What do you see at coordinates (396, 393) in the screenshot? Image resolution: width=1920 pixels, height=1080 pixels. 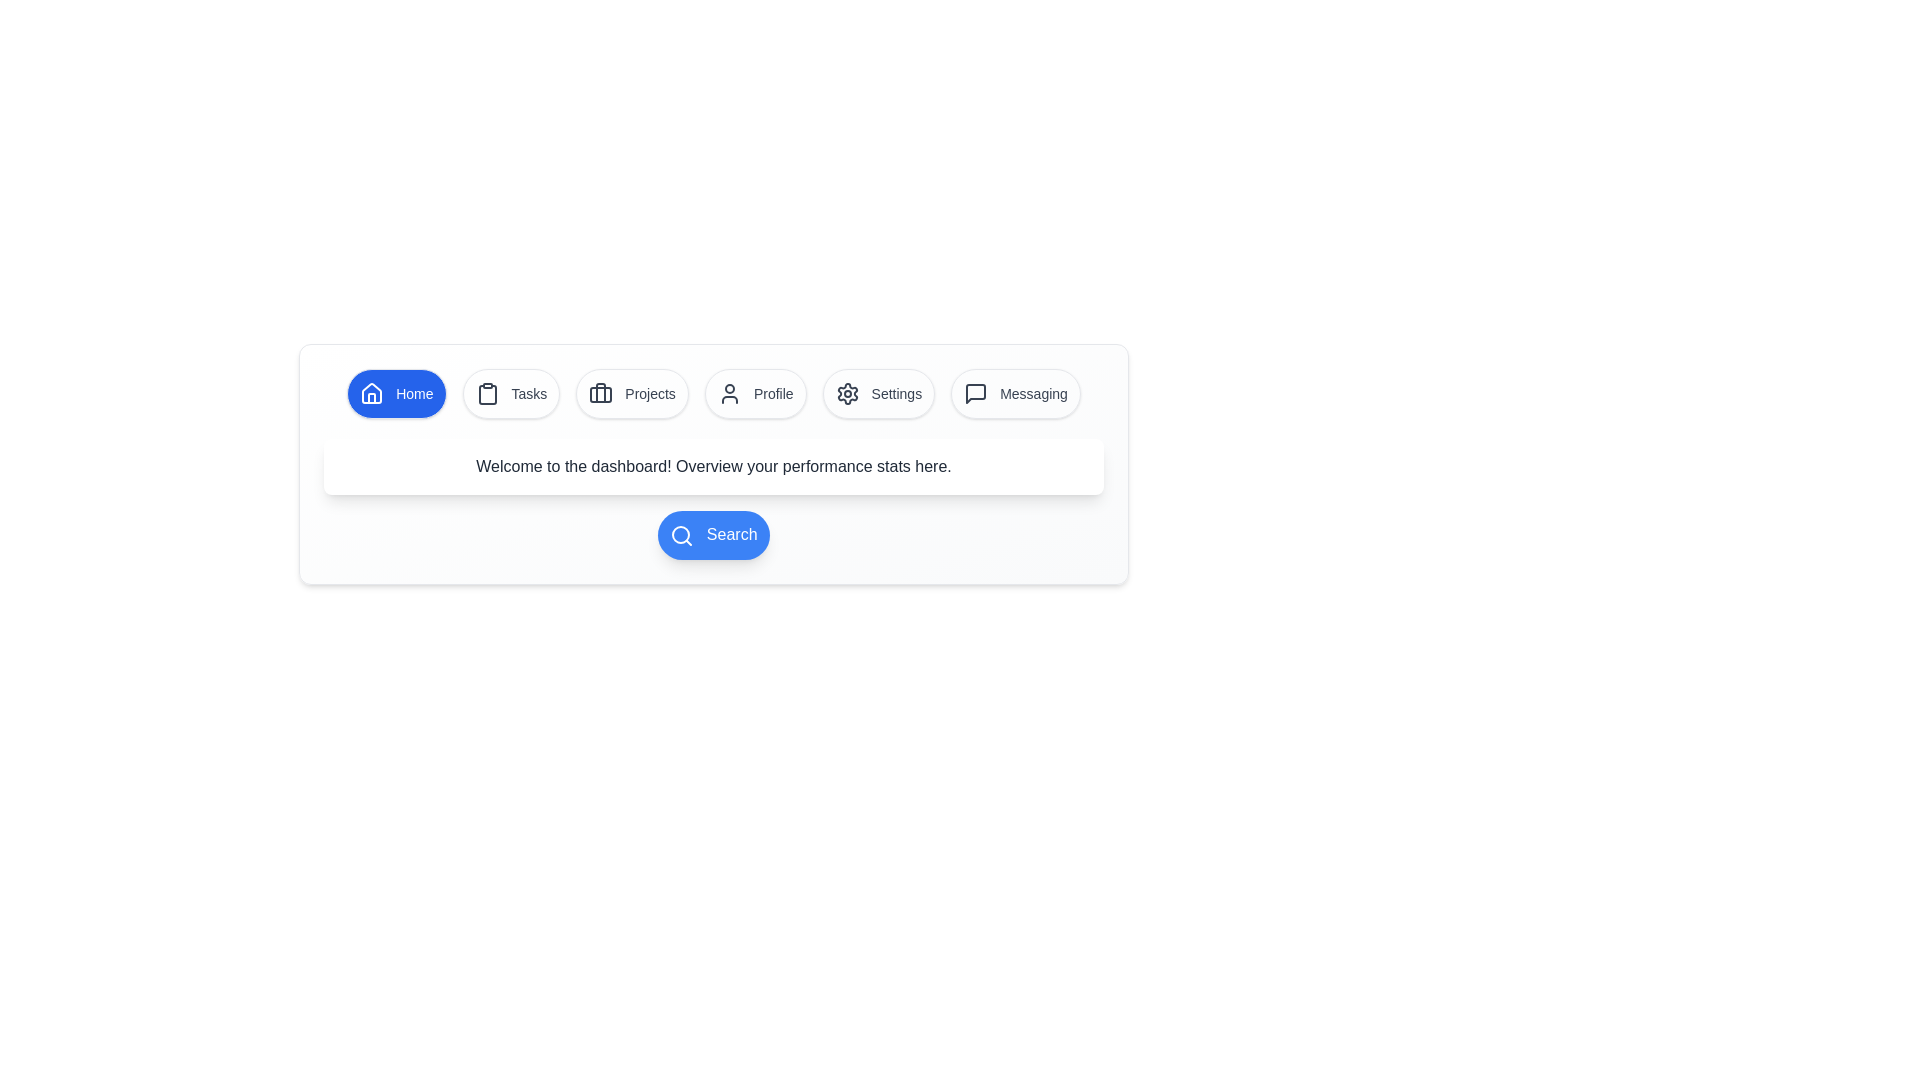 I see `the navigation button located at the far left of the button group` at bounding box center [396, 393].